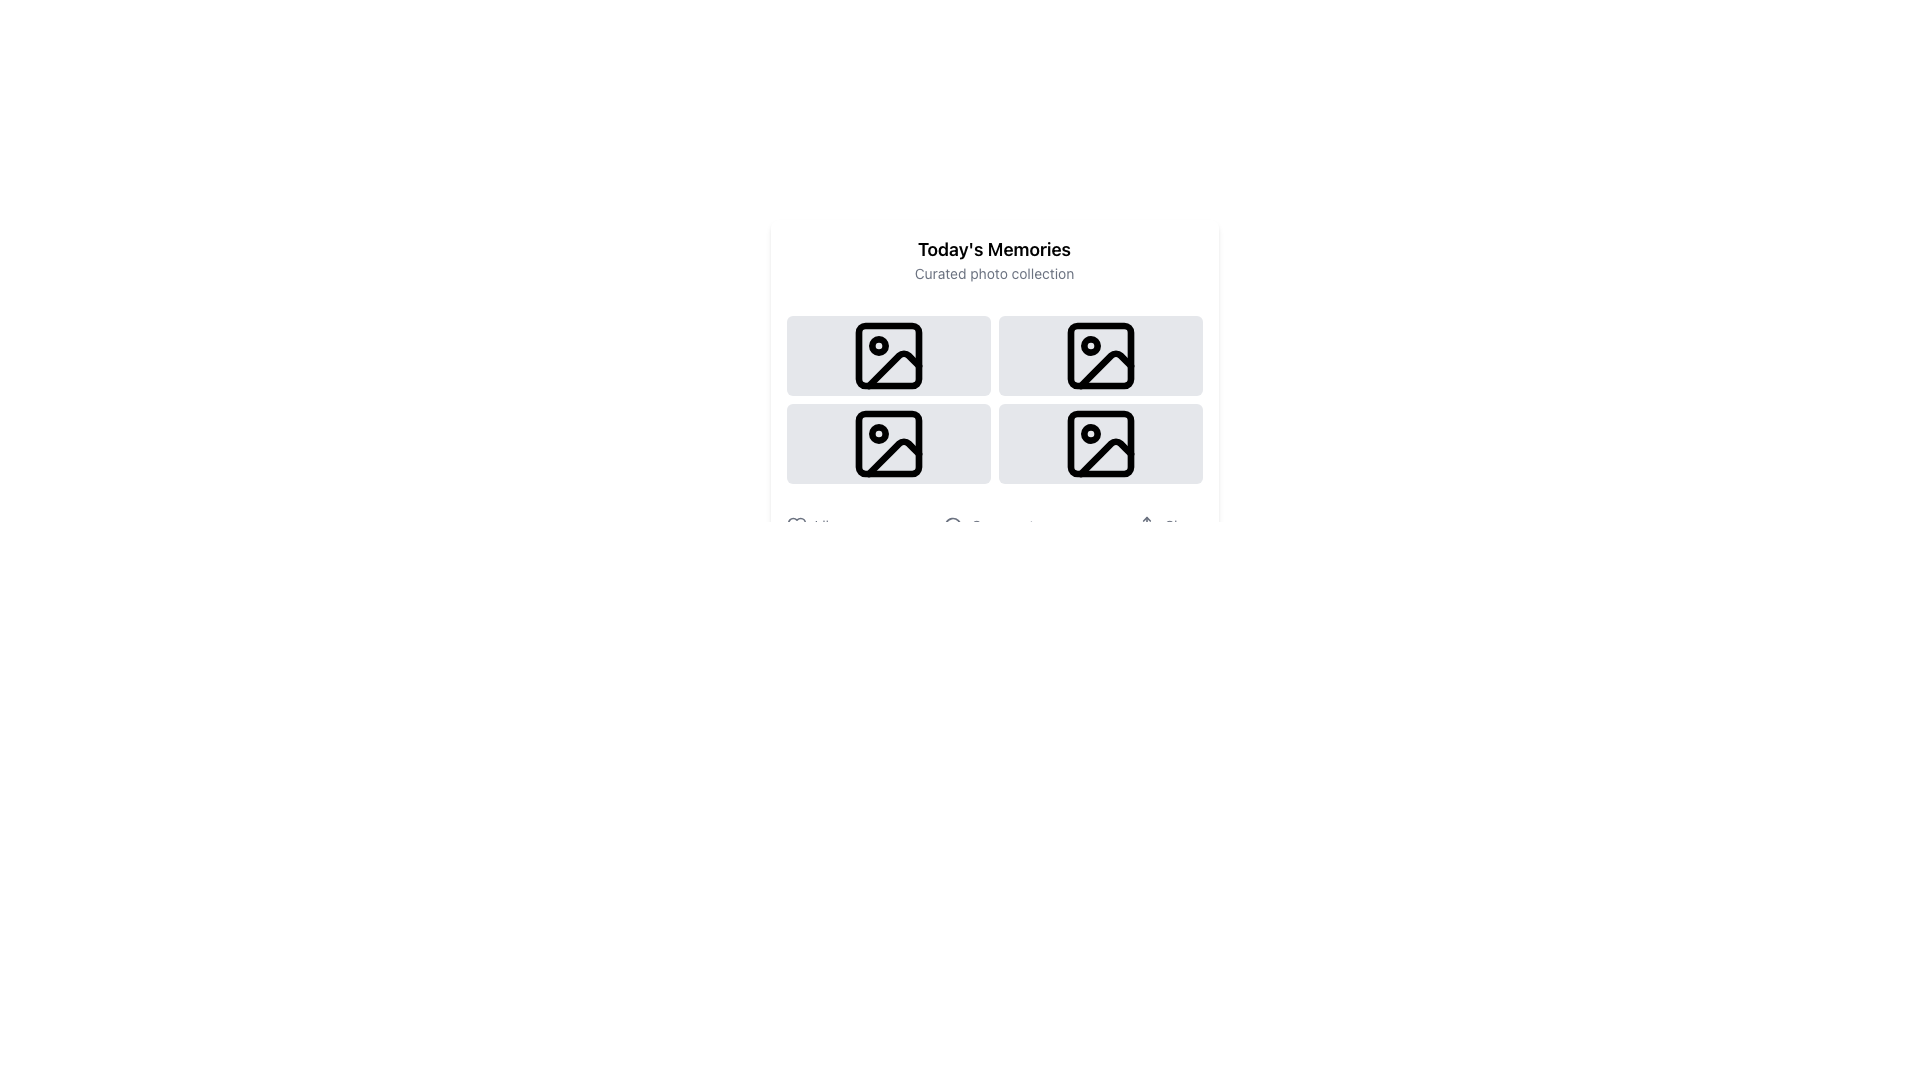 The height and width of the screenshot is (1080, 1920). I want to click on the non-interactive card placeholder located in the bottom-right corner of the 2x2 grid under 'Today's Memories', so click(1099, 442).